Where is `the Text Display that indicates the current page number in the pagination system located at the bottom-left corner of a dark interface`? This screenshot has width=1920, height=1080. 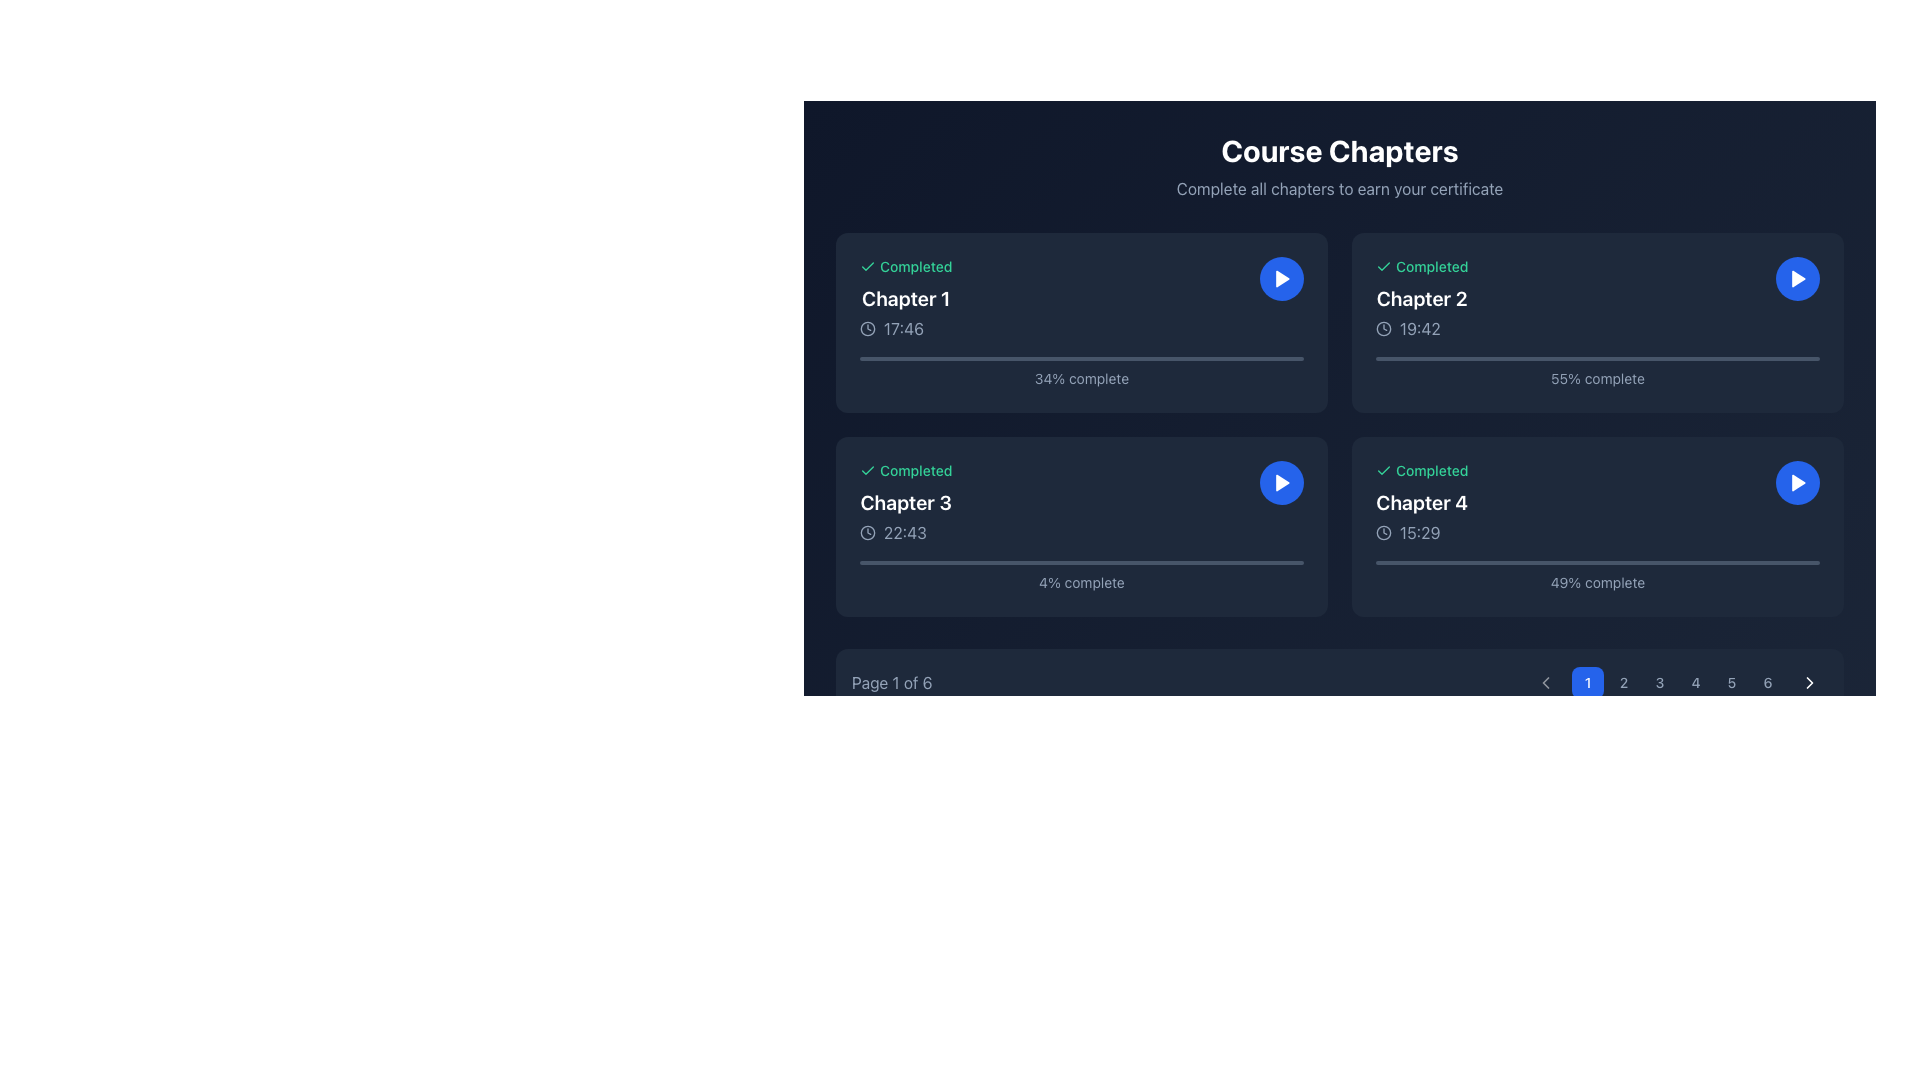 the Text Display that indicates the current page number in the pagination system located at the bottom-left corner of a dark interface is located at coordinates (891, 681).